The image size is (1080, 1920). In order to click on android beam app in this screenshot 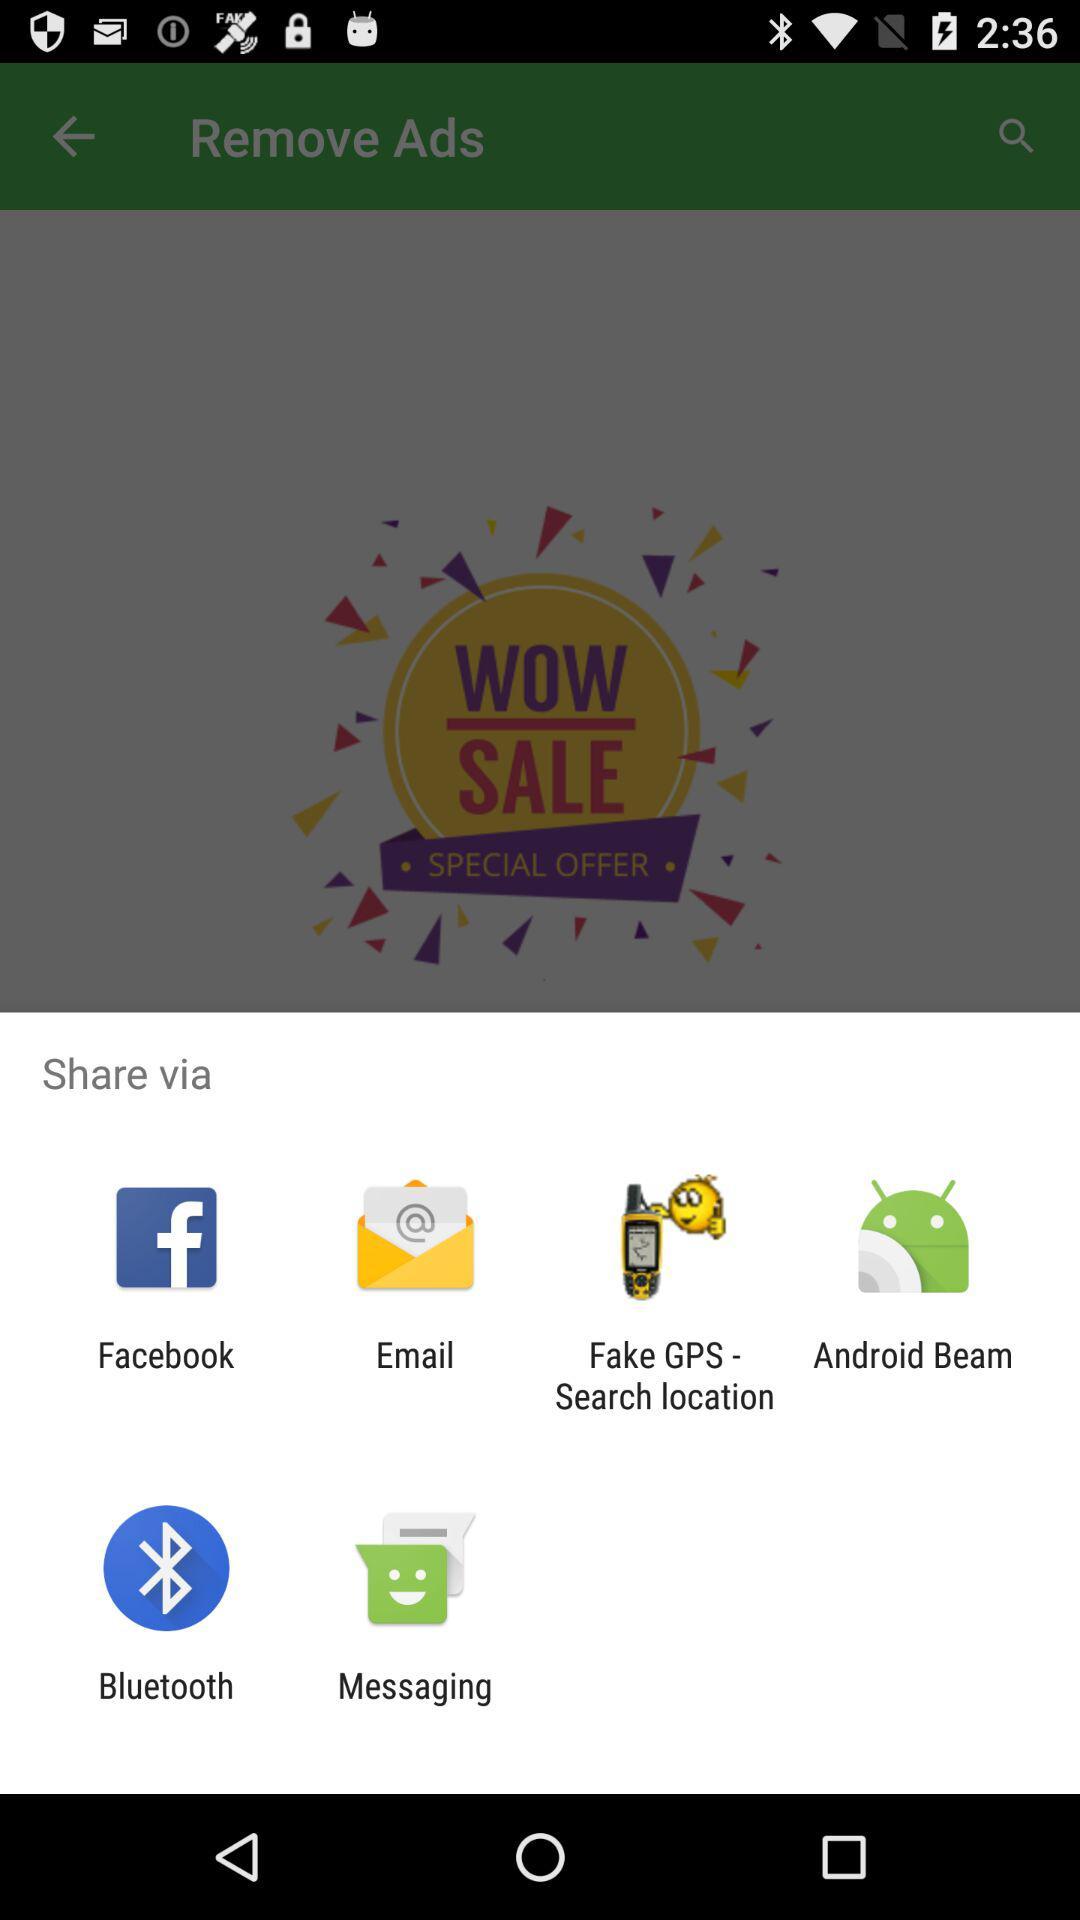, I will do `click(913, 1374)`.